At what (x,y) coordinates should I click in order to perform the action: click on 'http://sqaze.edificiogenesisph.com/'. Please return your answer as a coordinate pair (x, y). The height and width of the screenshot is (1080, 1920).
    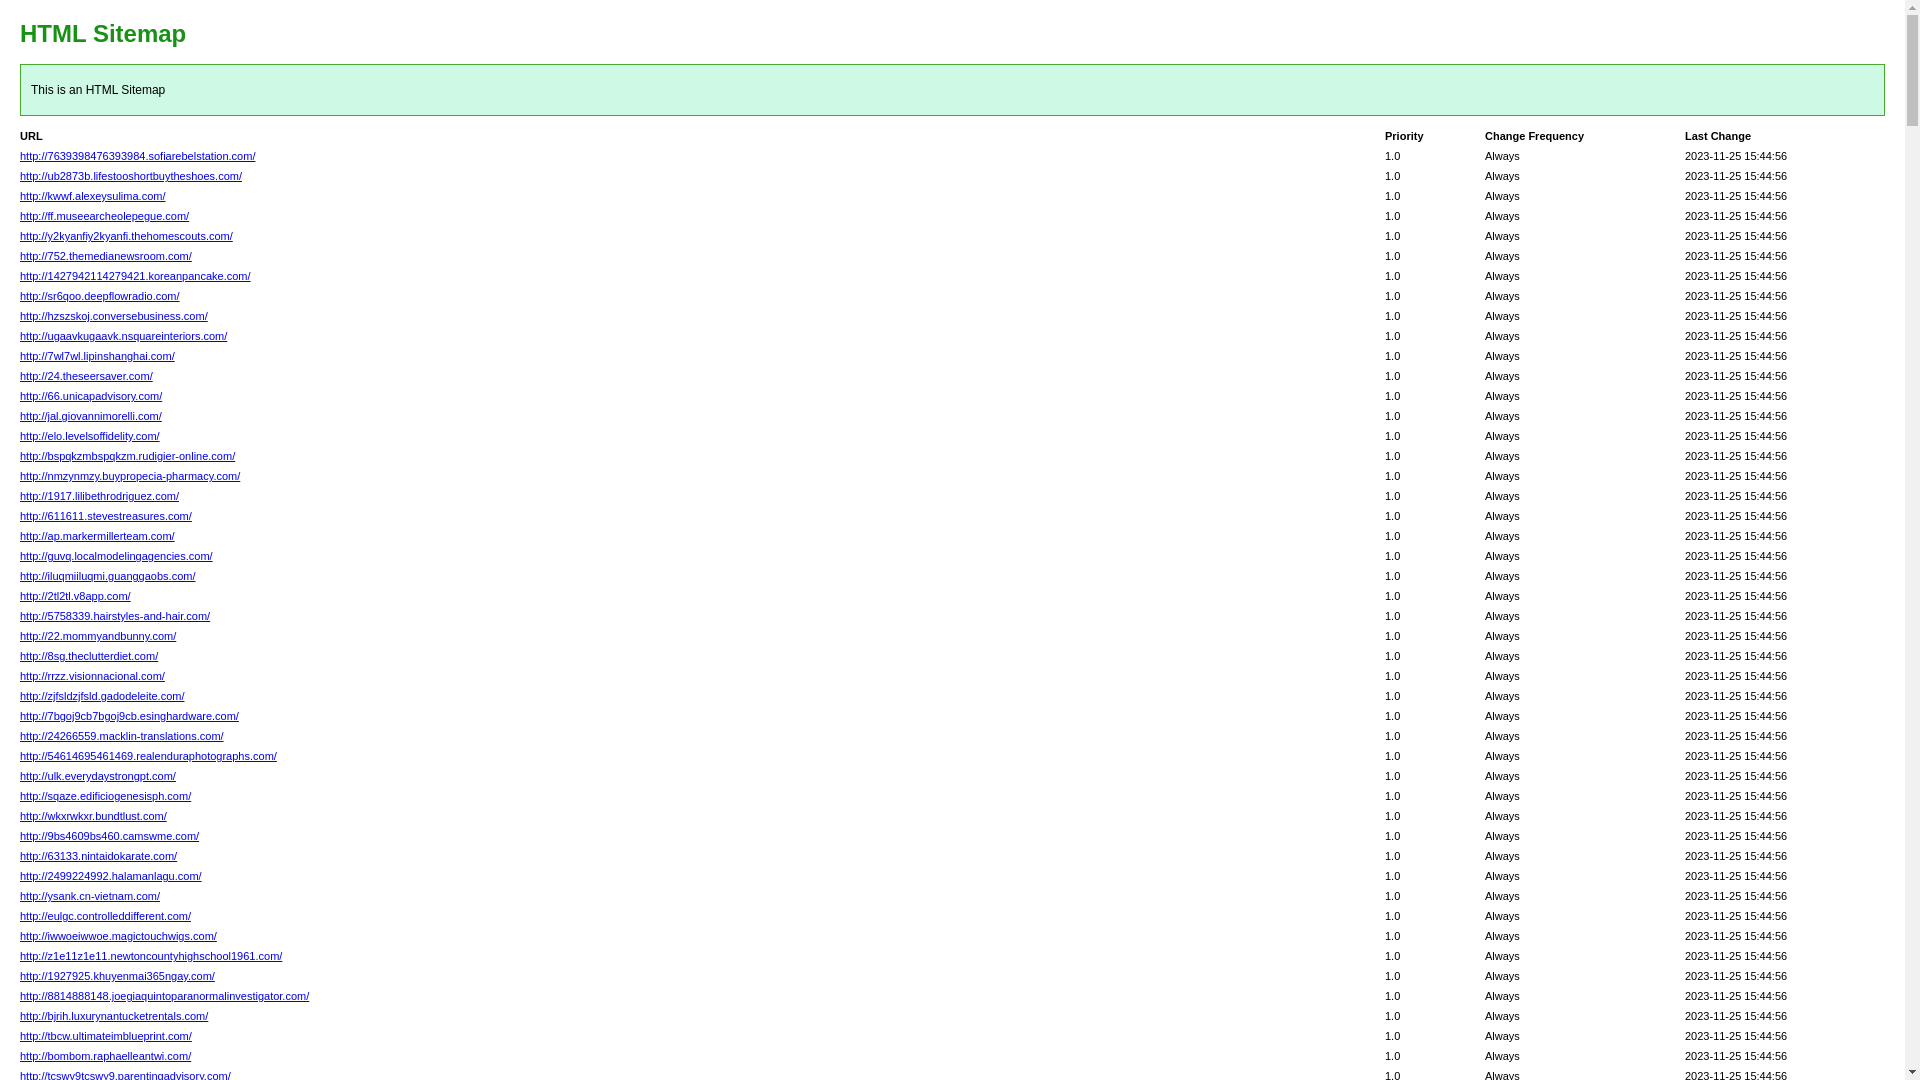
    Looking at the image, I should click on (104, 794).